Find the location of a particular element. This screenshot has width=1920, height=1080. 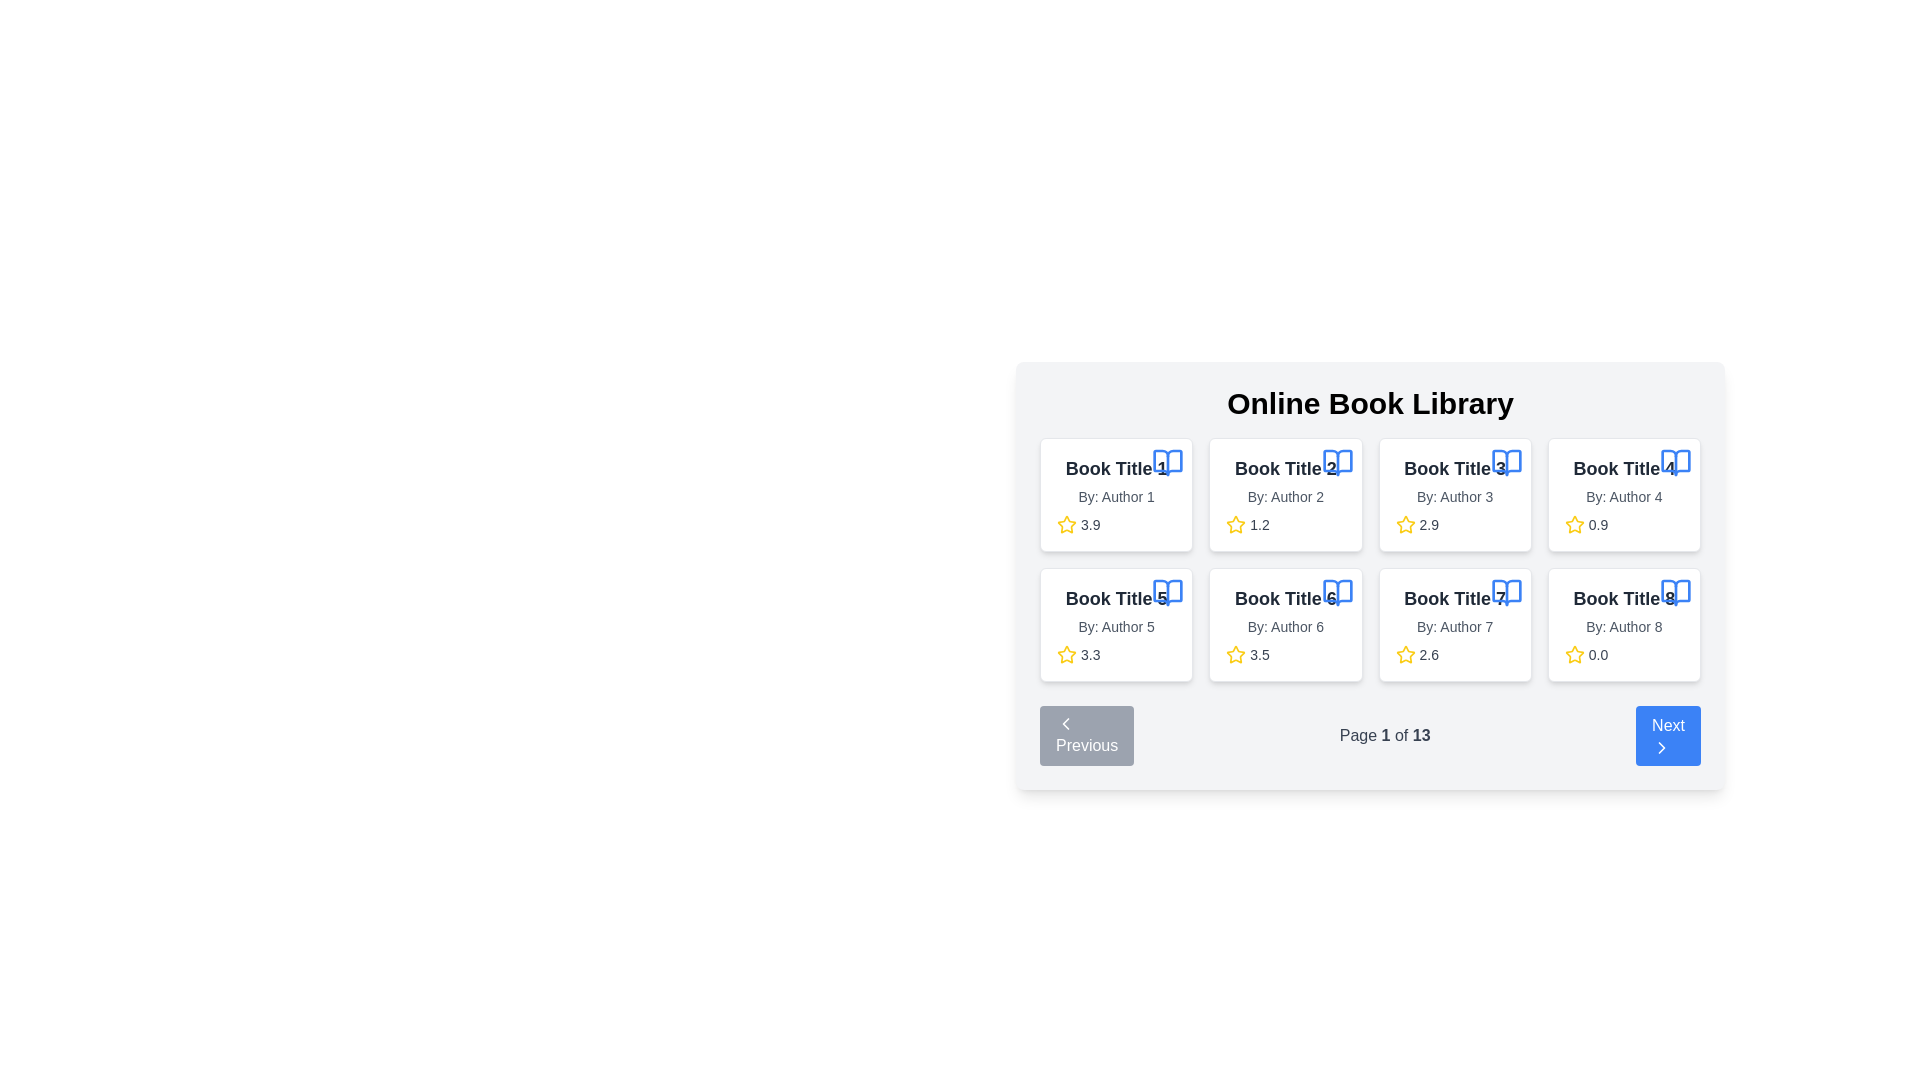

the blue-colored book icon located within the list item labeled 'Book Title 6' in the sixth card of the grid layout is located at coordinates (1337, 592).